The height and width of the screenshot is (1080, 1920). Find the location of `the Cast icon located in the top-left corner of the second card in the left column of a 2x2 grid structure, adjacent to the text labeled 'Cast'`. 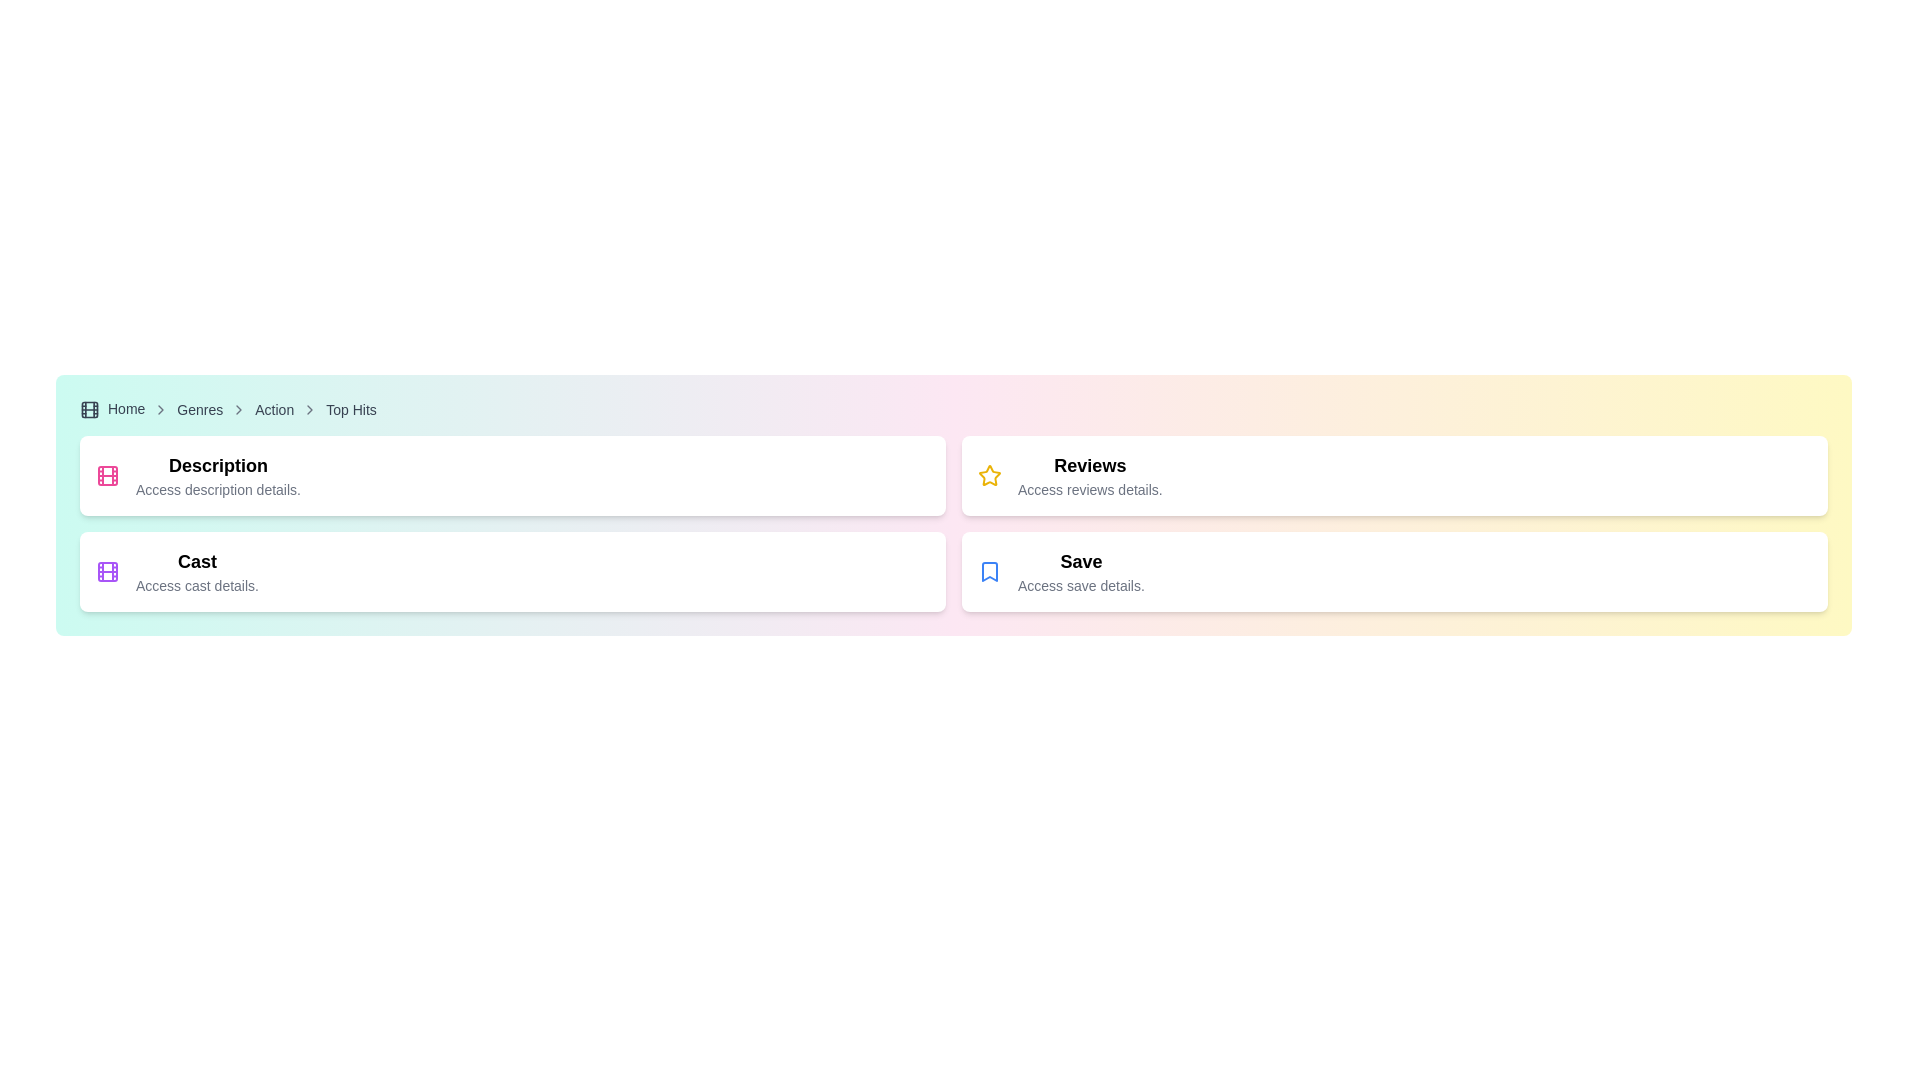

the Cast icon located in the top-left corner of the second card in the left column of a 2x2 grid structure, adjacent to the text labeled 'Cast' is located at coordinates (107, 571).